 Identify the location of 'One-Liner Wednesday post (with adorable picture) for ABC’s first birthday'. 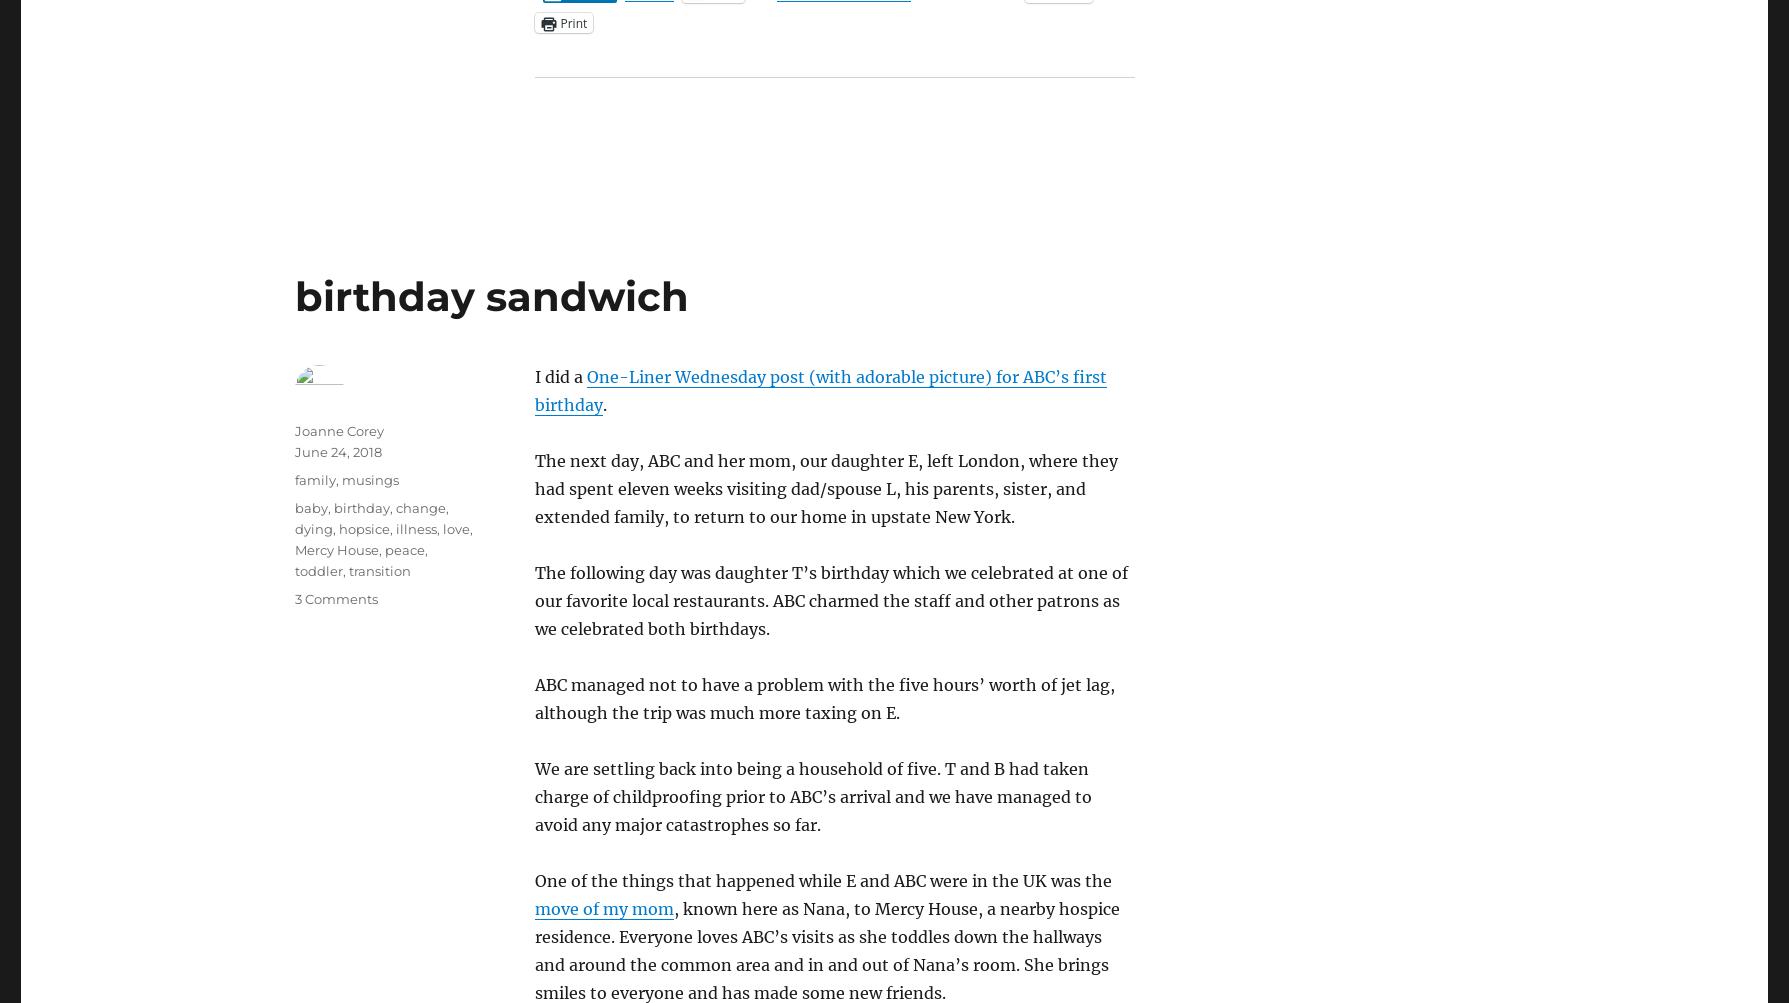
(820, 389).